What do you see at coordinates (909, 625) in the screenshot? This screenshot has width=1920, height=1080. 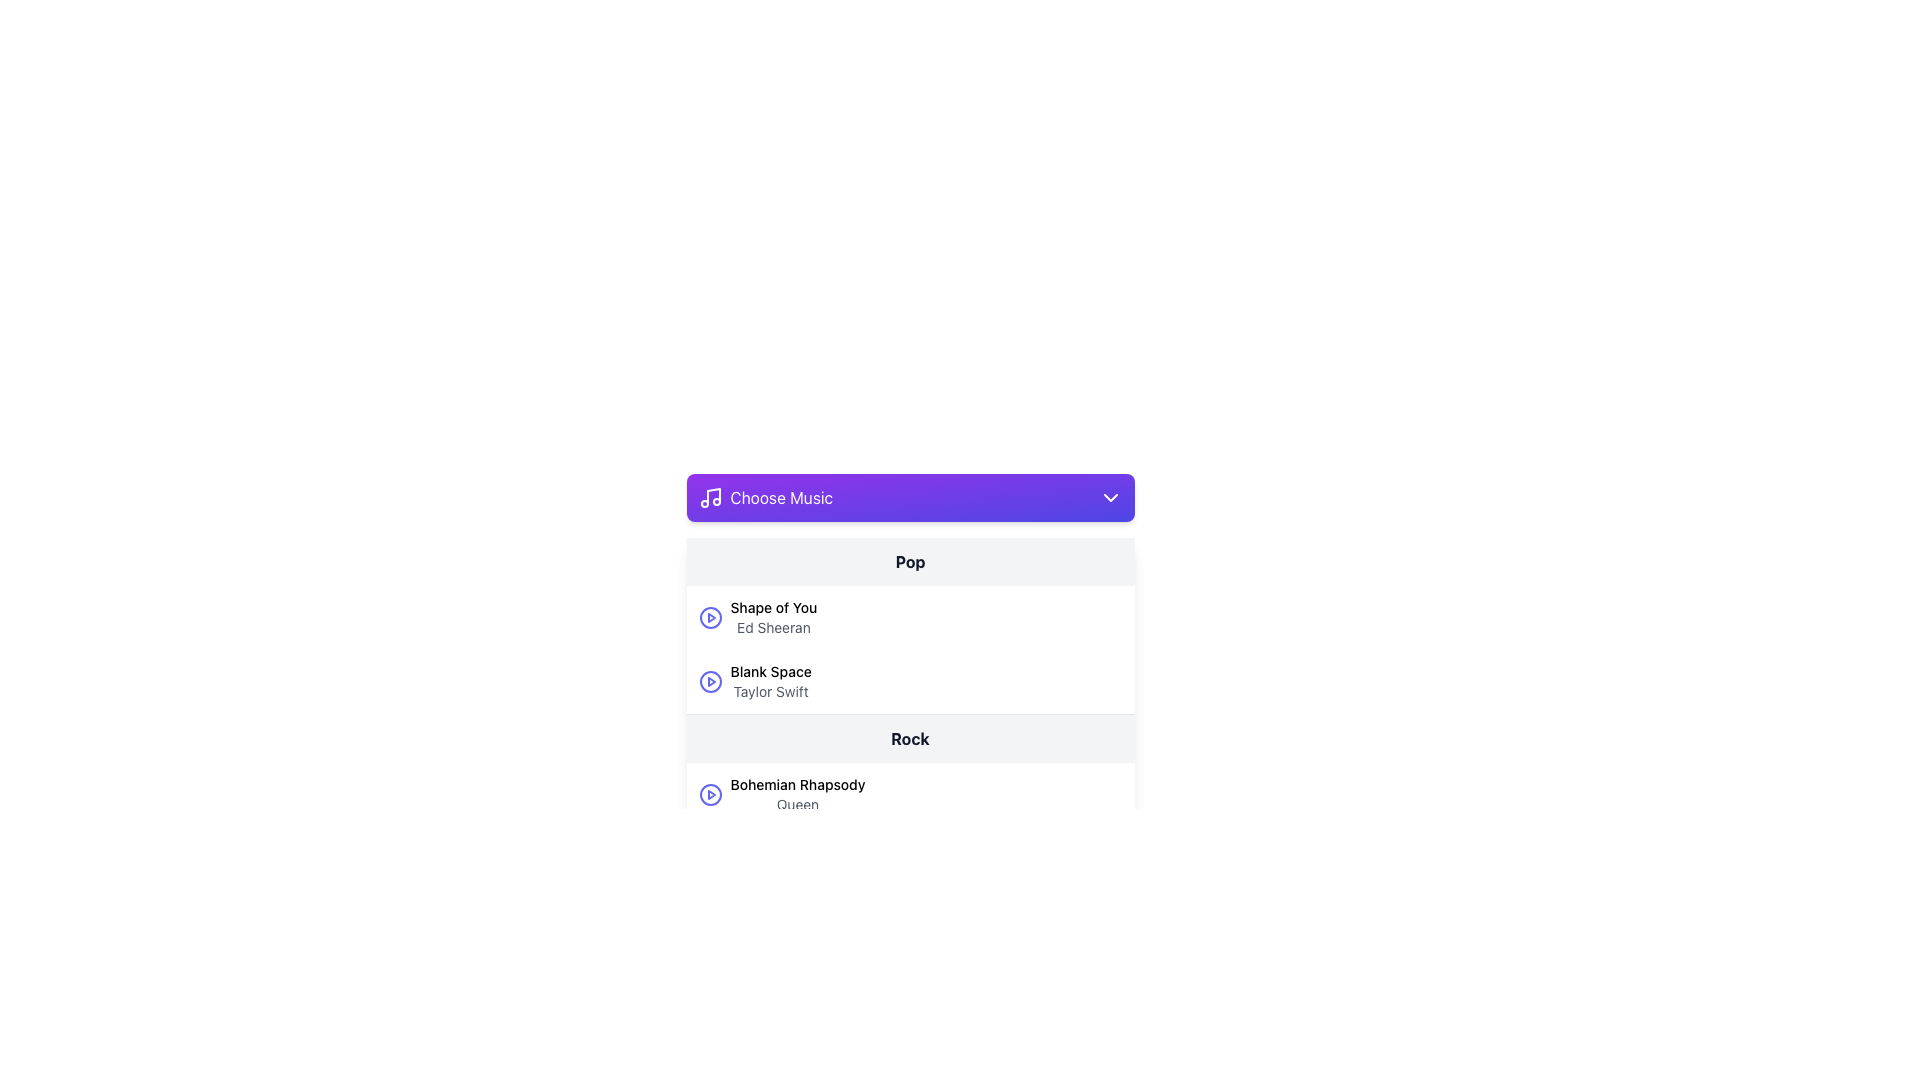 I see `the music track list box under the 'Pop' category` at bounding box center [909, 625].